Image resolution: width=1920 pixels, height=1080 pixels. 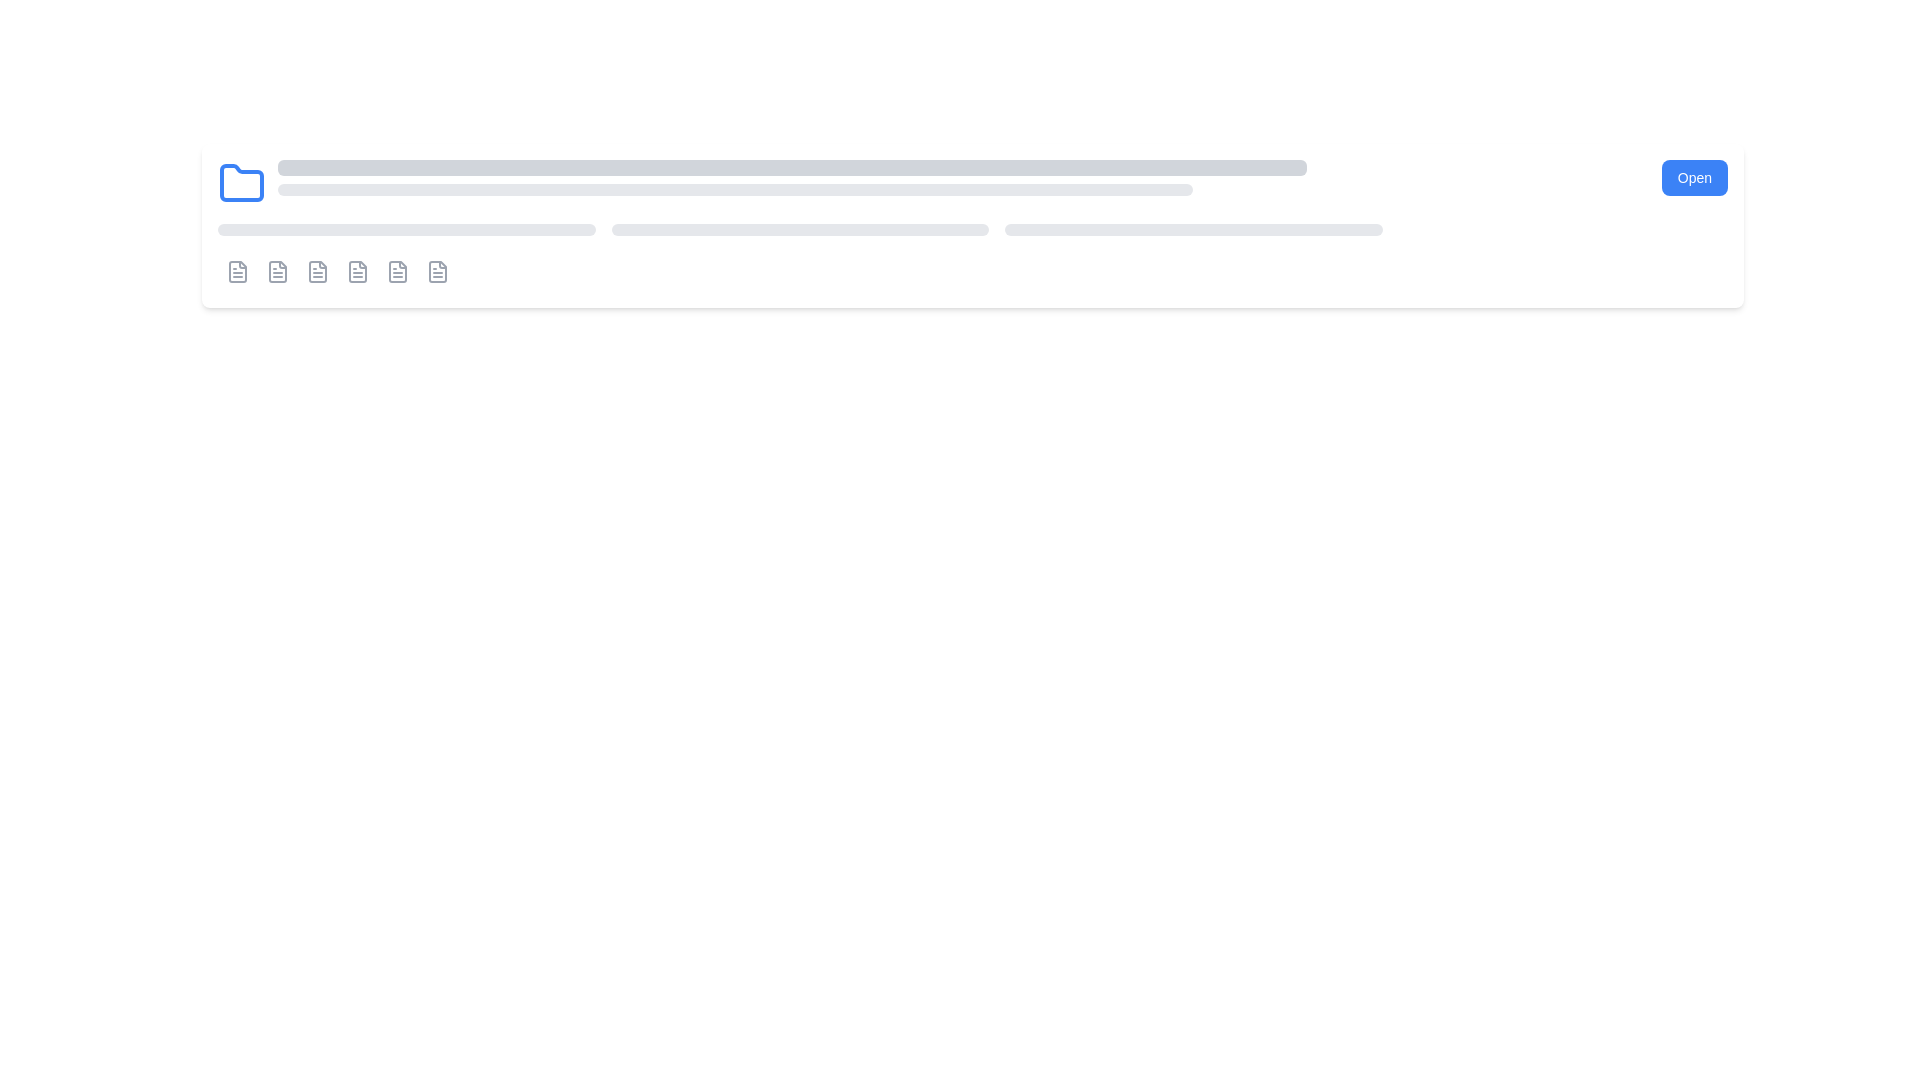 What do you see at coordinates (277, 272) in the screenshot?
I see `the first file icon in the row of file icons below the folder structure` at bounding box center [277, 272].